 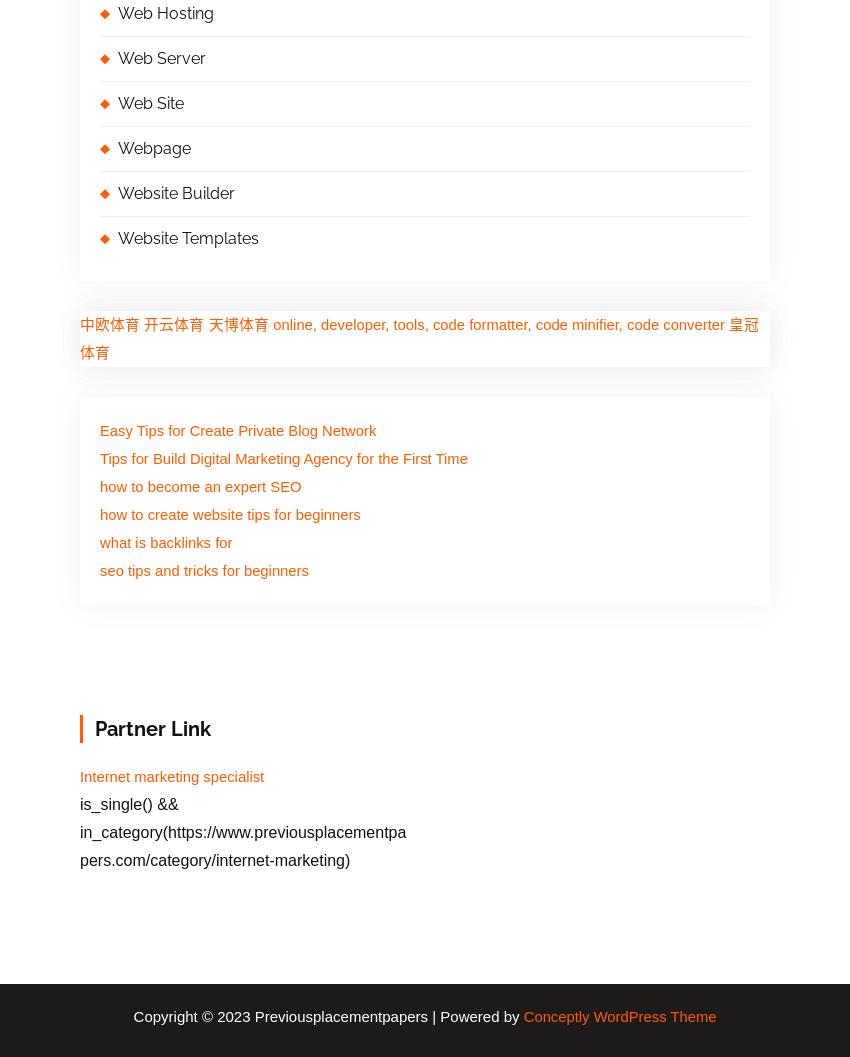 I want to click on 'seo tips and tricks for beginners', so click(x=98, y=569).